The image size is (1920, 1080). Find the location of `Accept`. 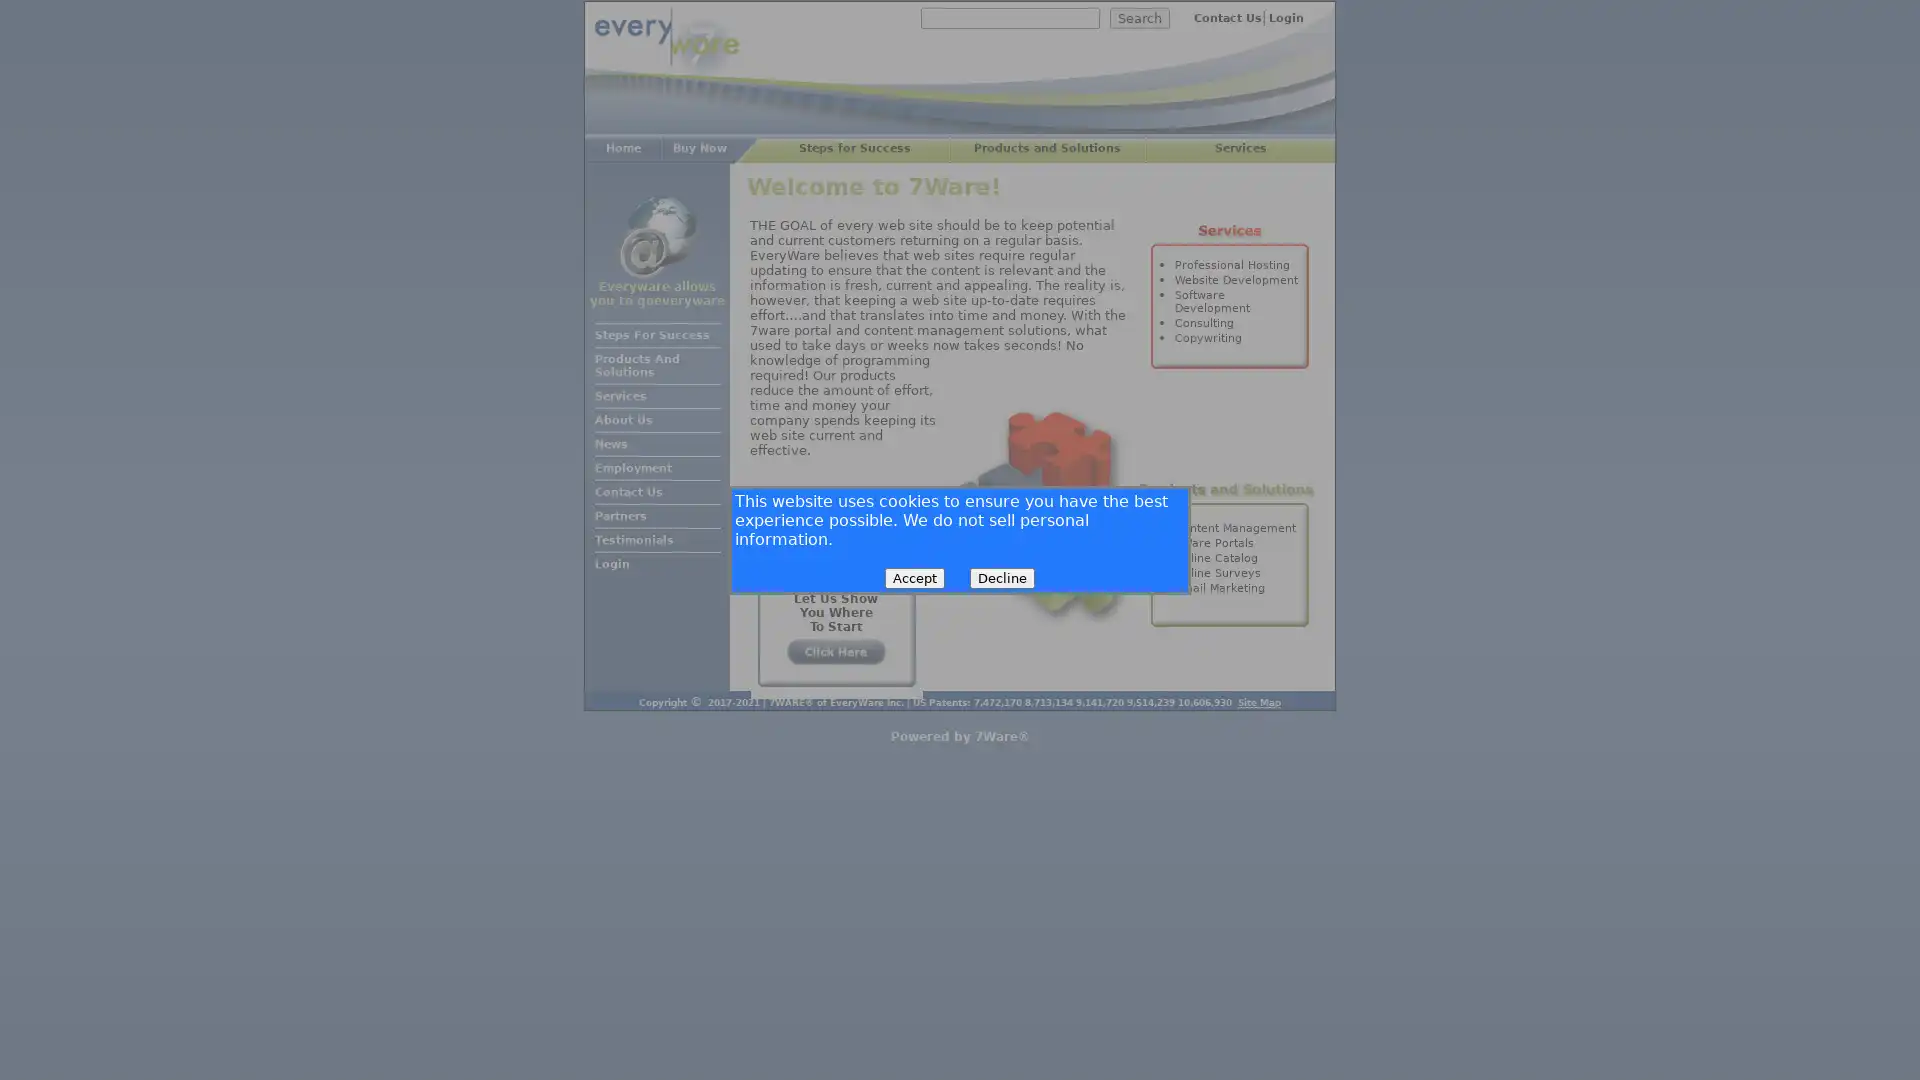

Accept is located at coordinates (914, 577).